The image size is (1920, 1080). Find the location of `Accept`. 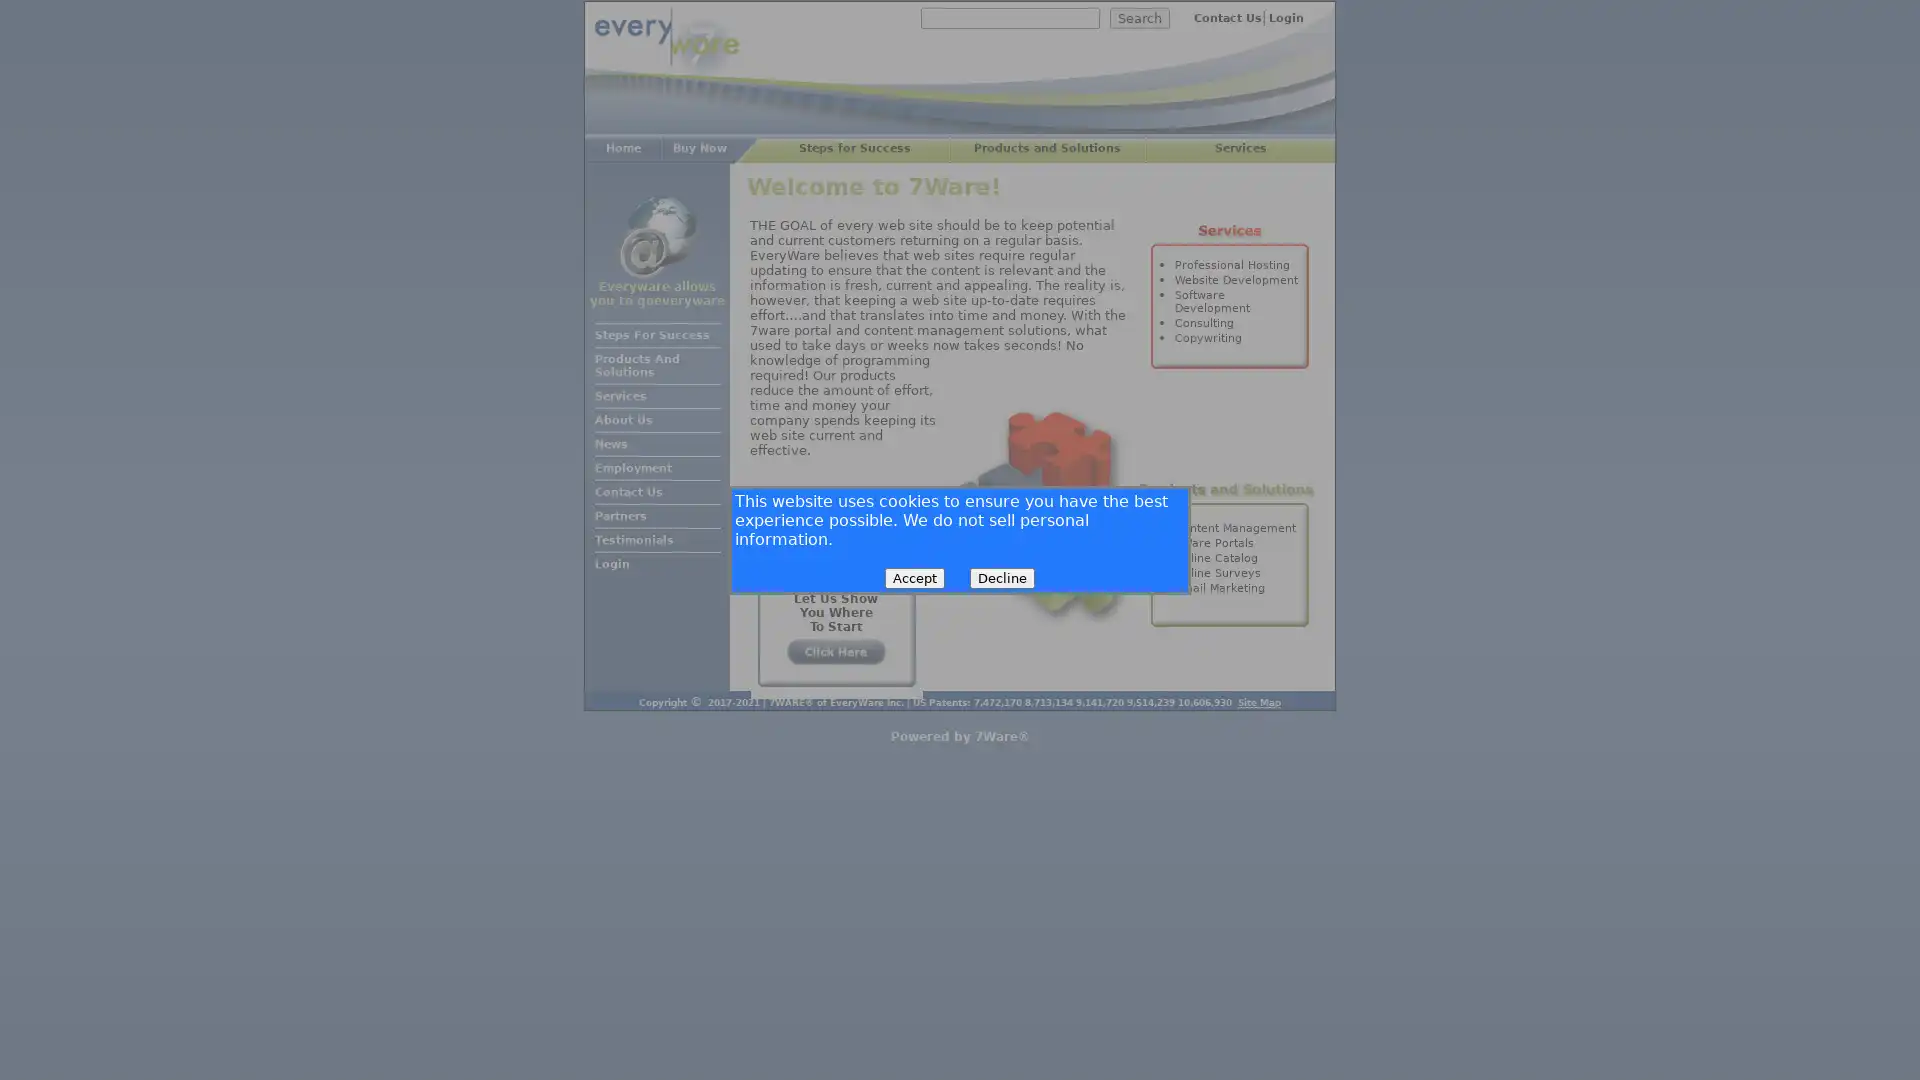

Accept is located at coordinates (914, 577).